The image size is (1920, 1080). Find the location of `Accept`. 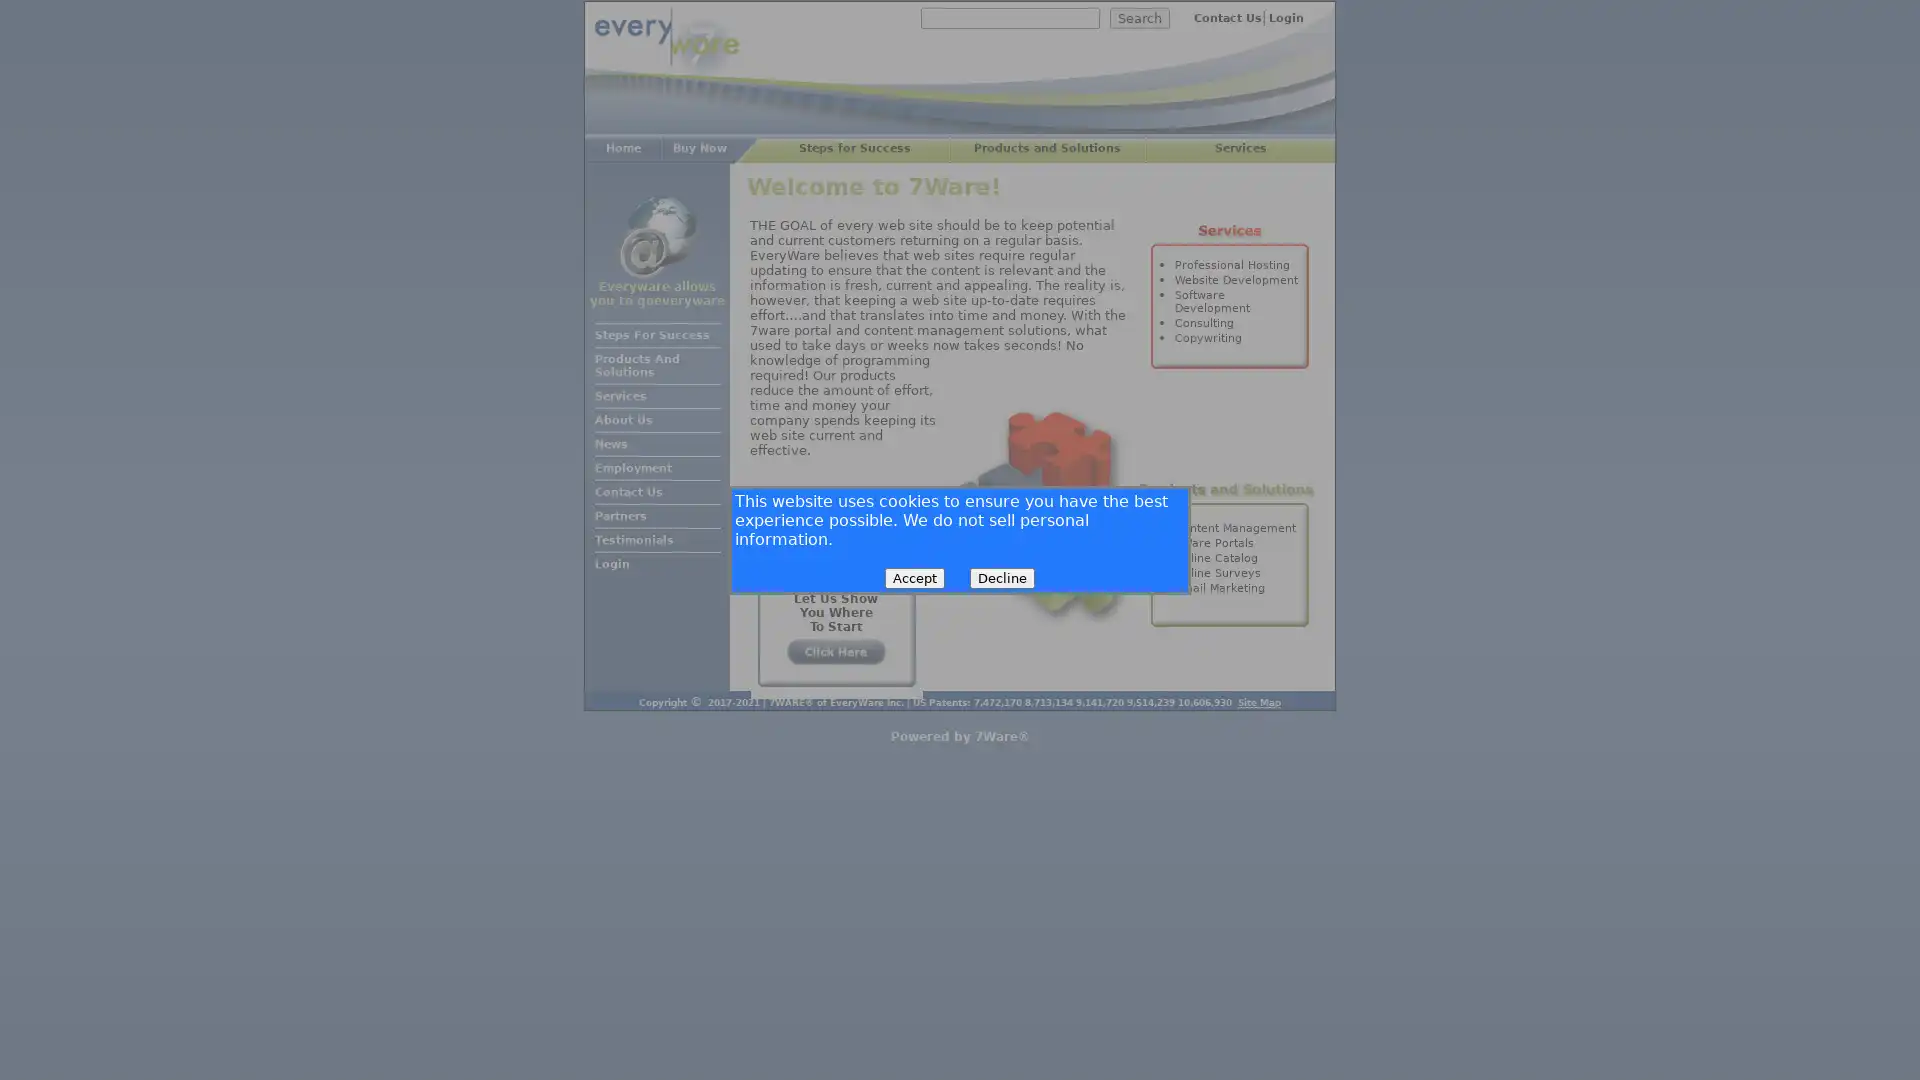

Accept is located at coordinates (914, 577).